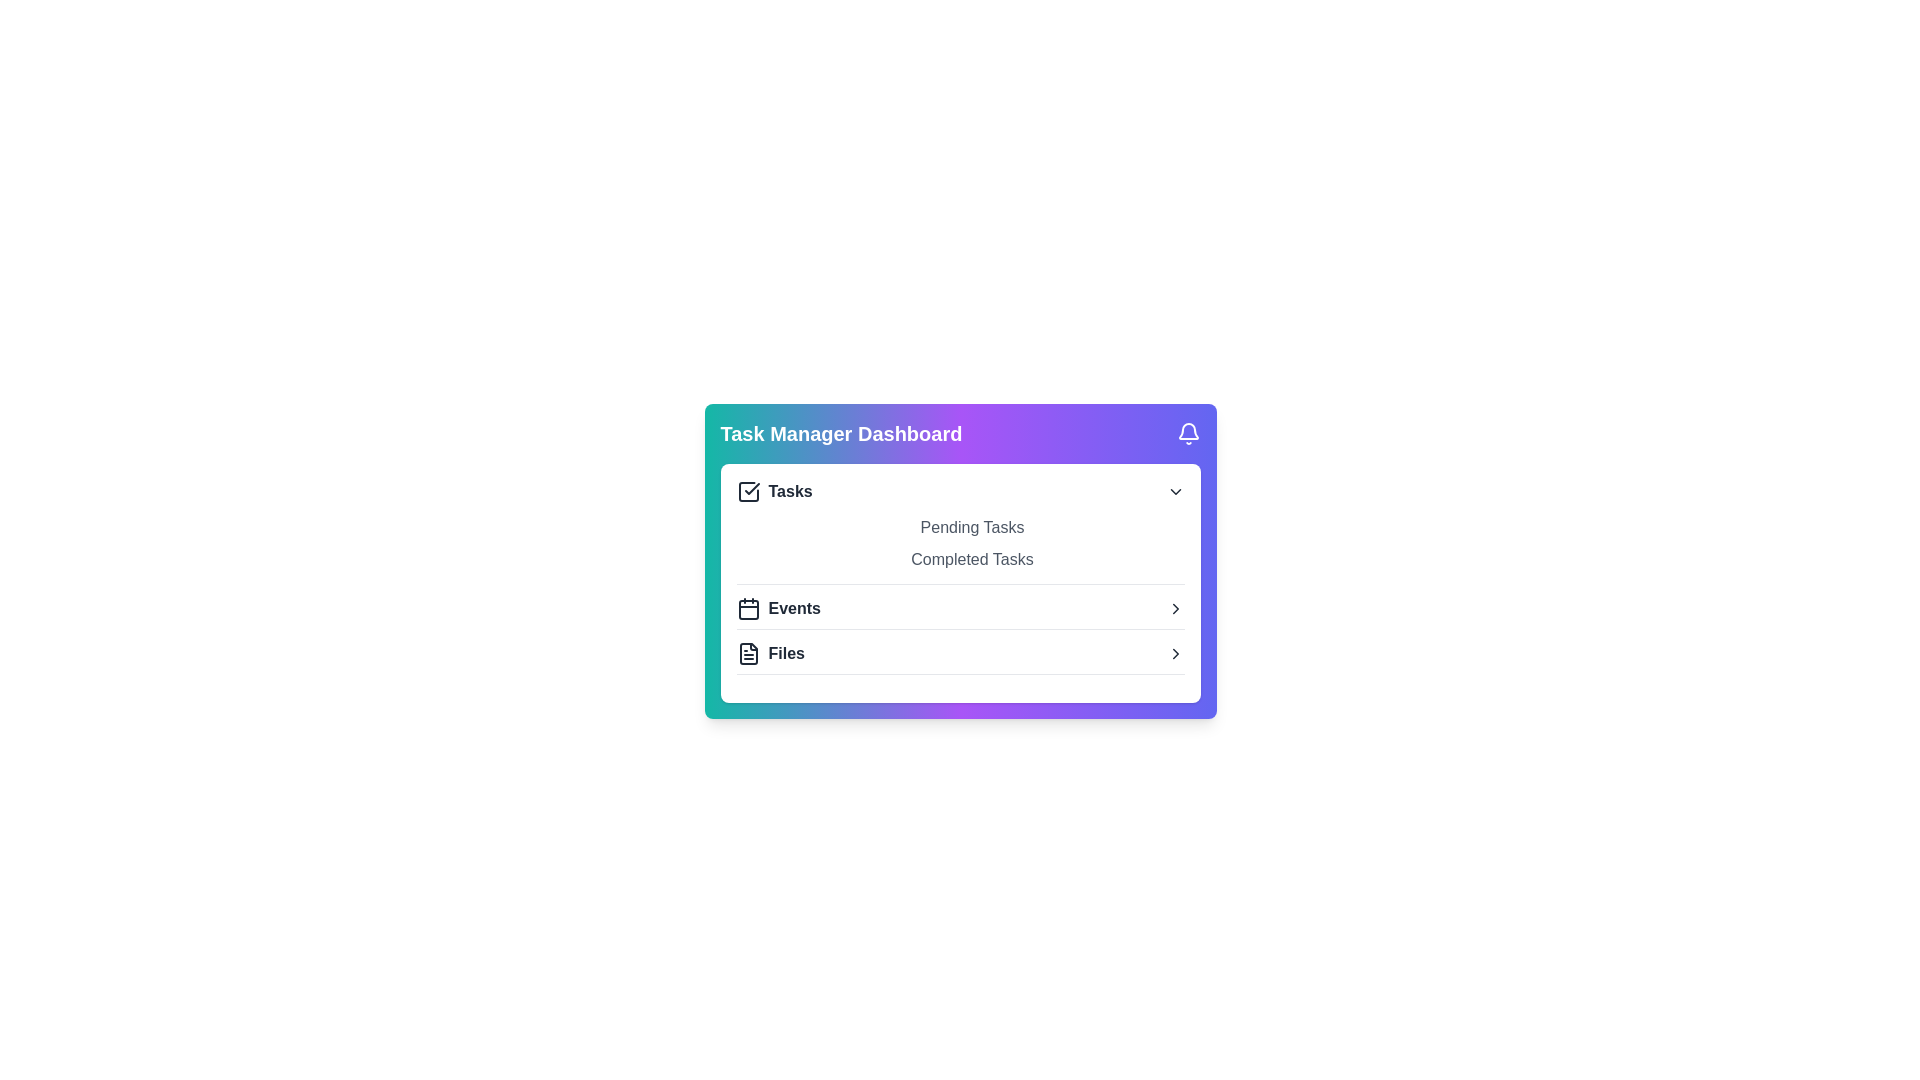 The image size is (1920, 1080). Describe the element at coordinates (1175, 654) in the screenshot. I see `the chevron icon next to the 'Files' section` at that location.